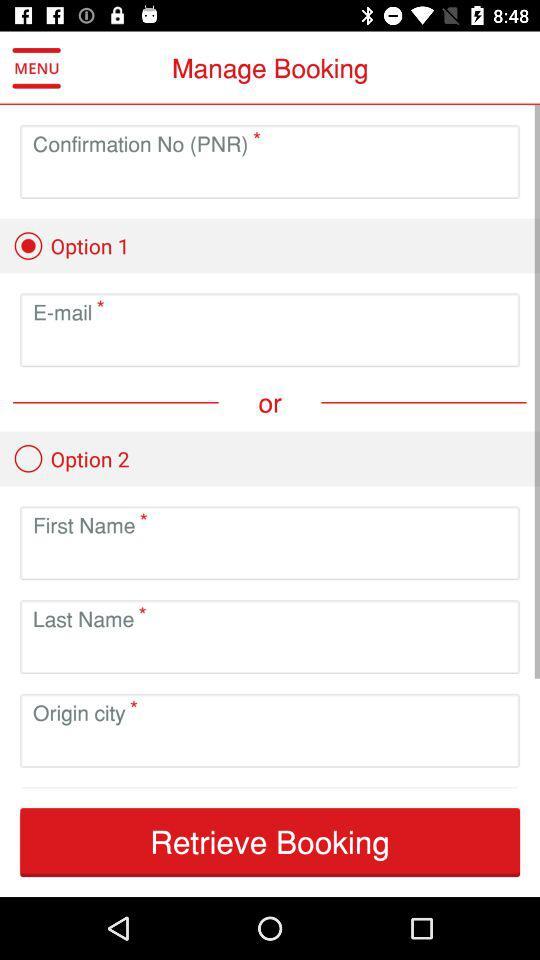 The width and height of the screenshot is (540, 960). I want to click on the confirmation number, so click(270, 176).